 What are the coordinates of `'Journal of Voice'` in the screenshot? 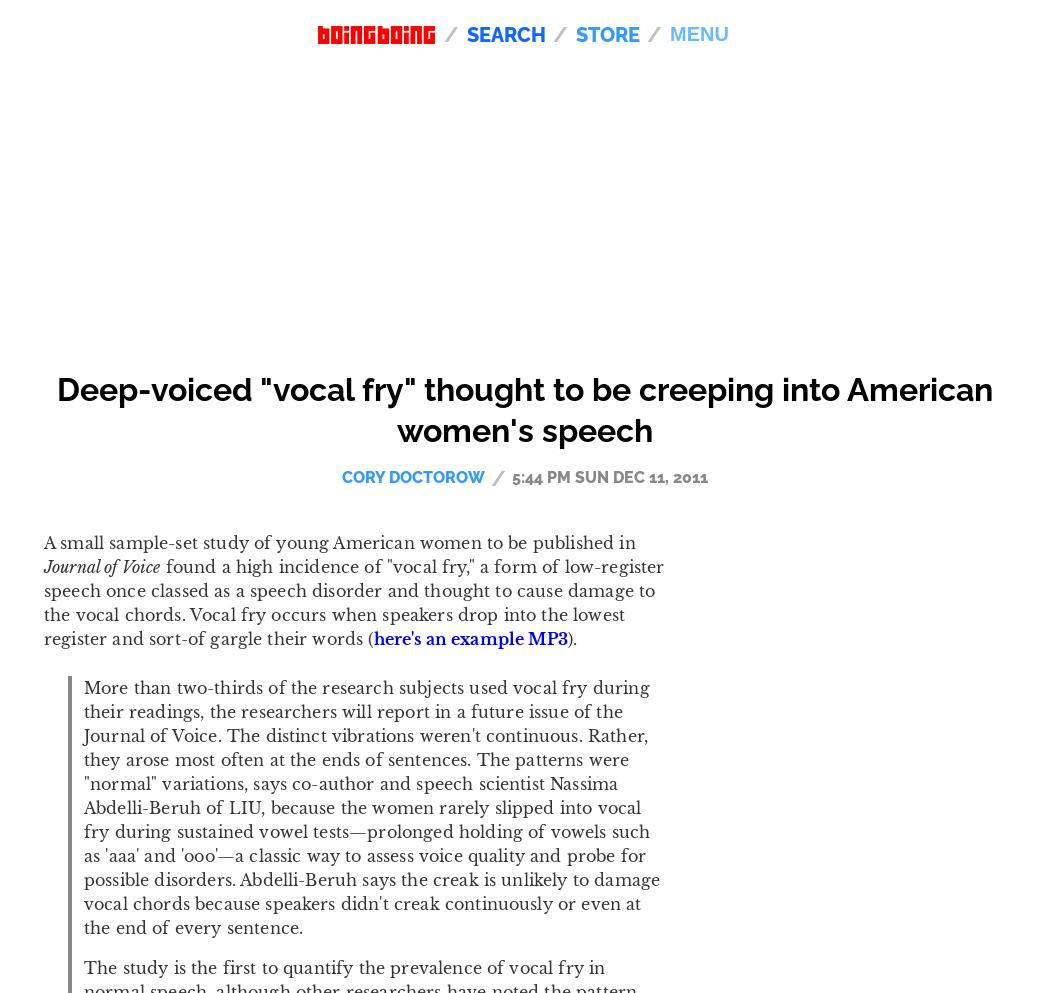 It's located at (101, 565).